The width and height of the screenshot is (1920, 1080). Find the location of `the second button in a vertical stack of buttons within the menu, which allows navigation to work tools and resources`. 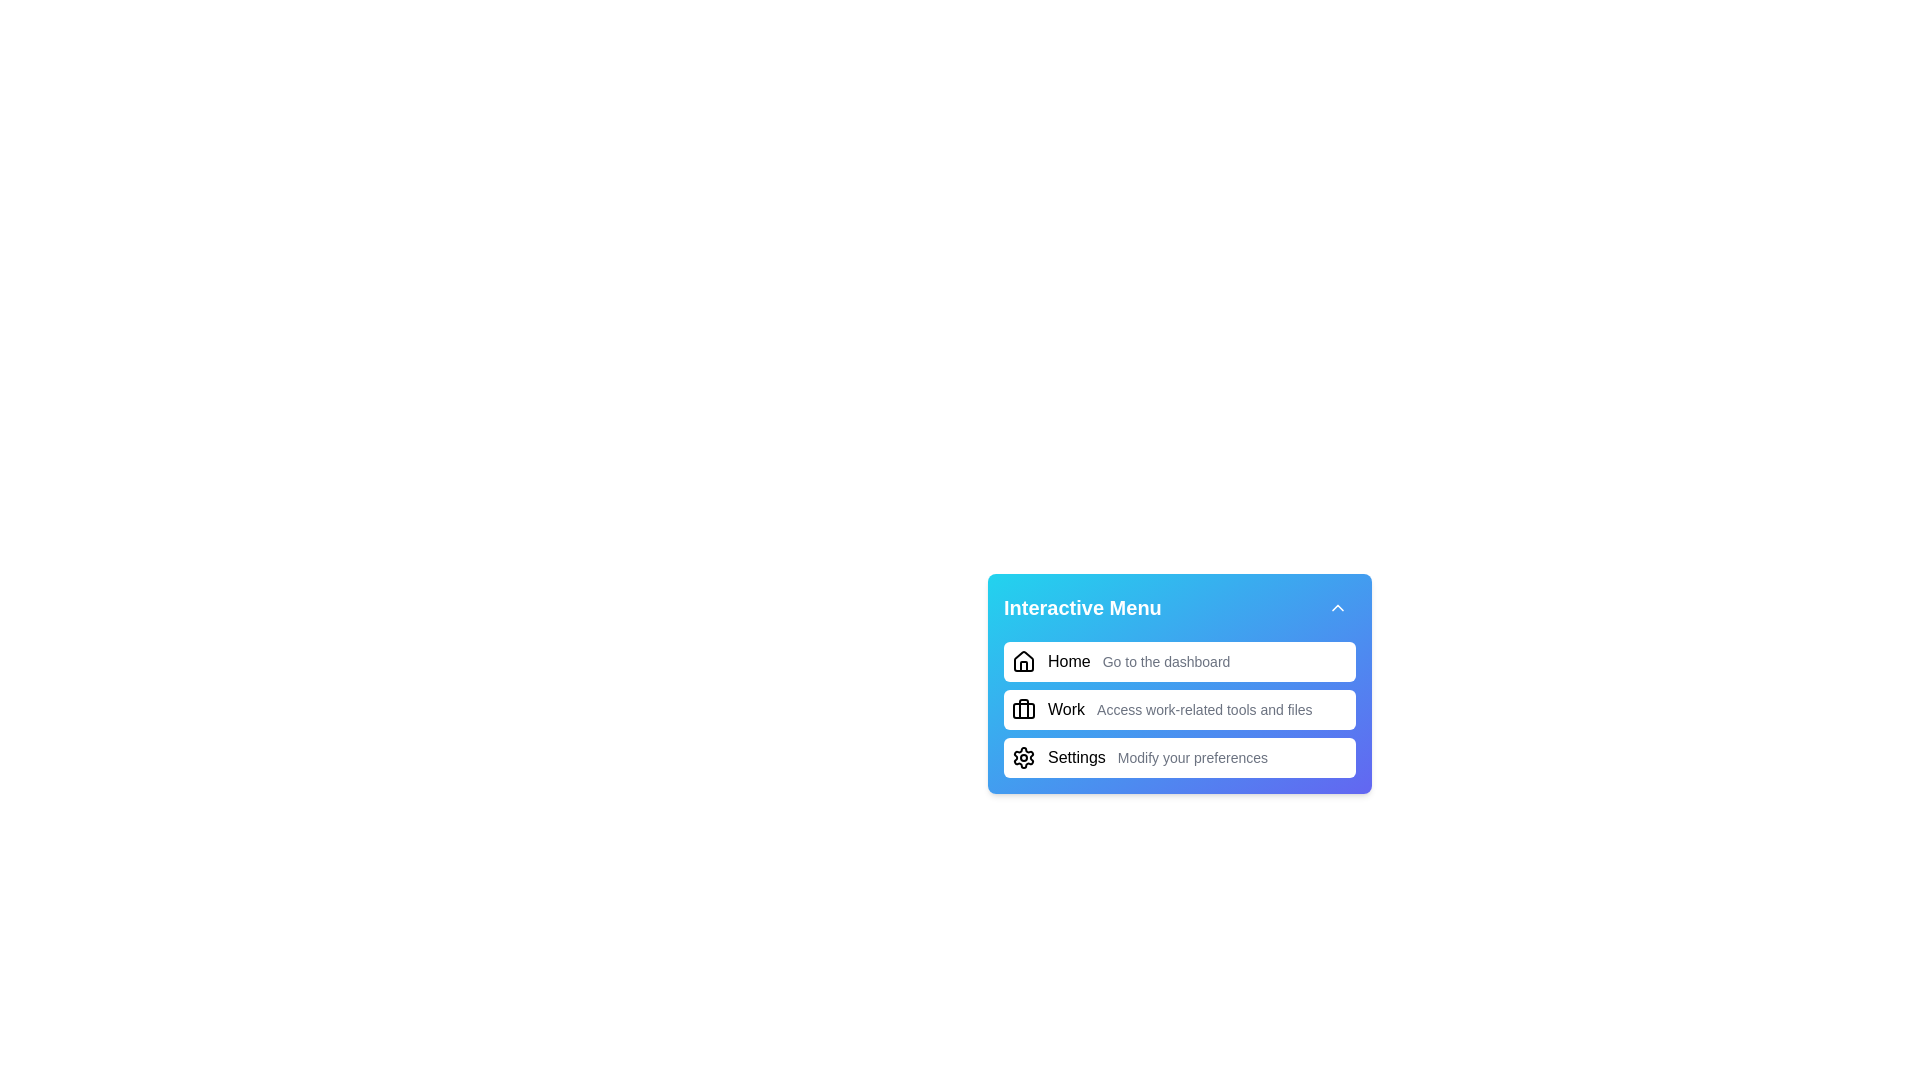

the second button in a vertical stack of buttons within the menu, which allows navigation to work tools and resources is located at coordinates (1180, 708).